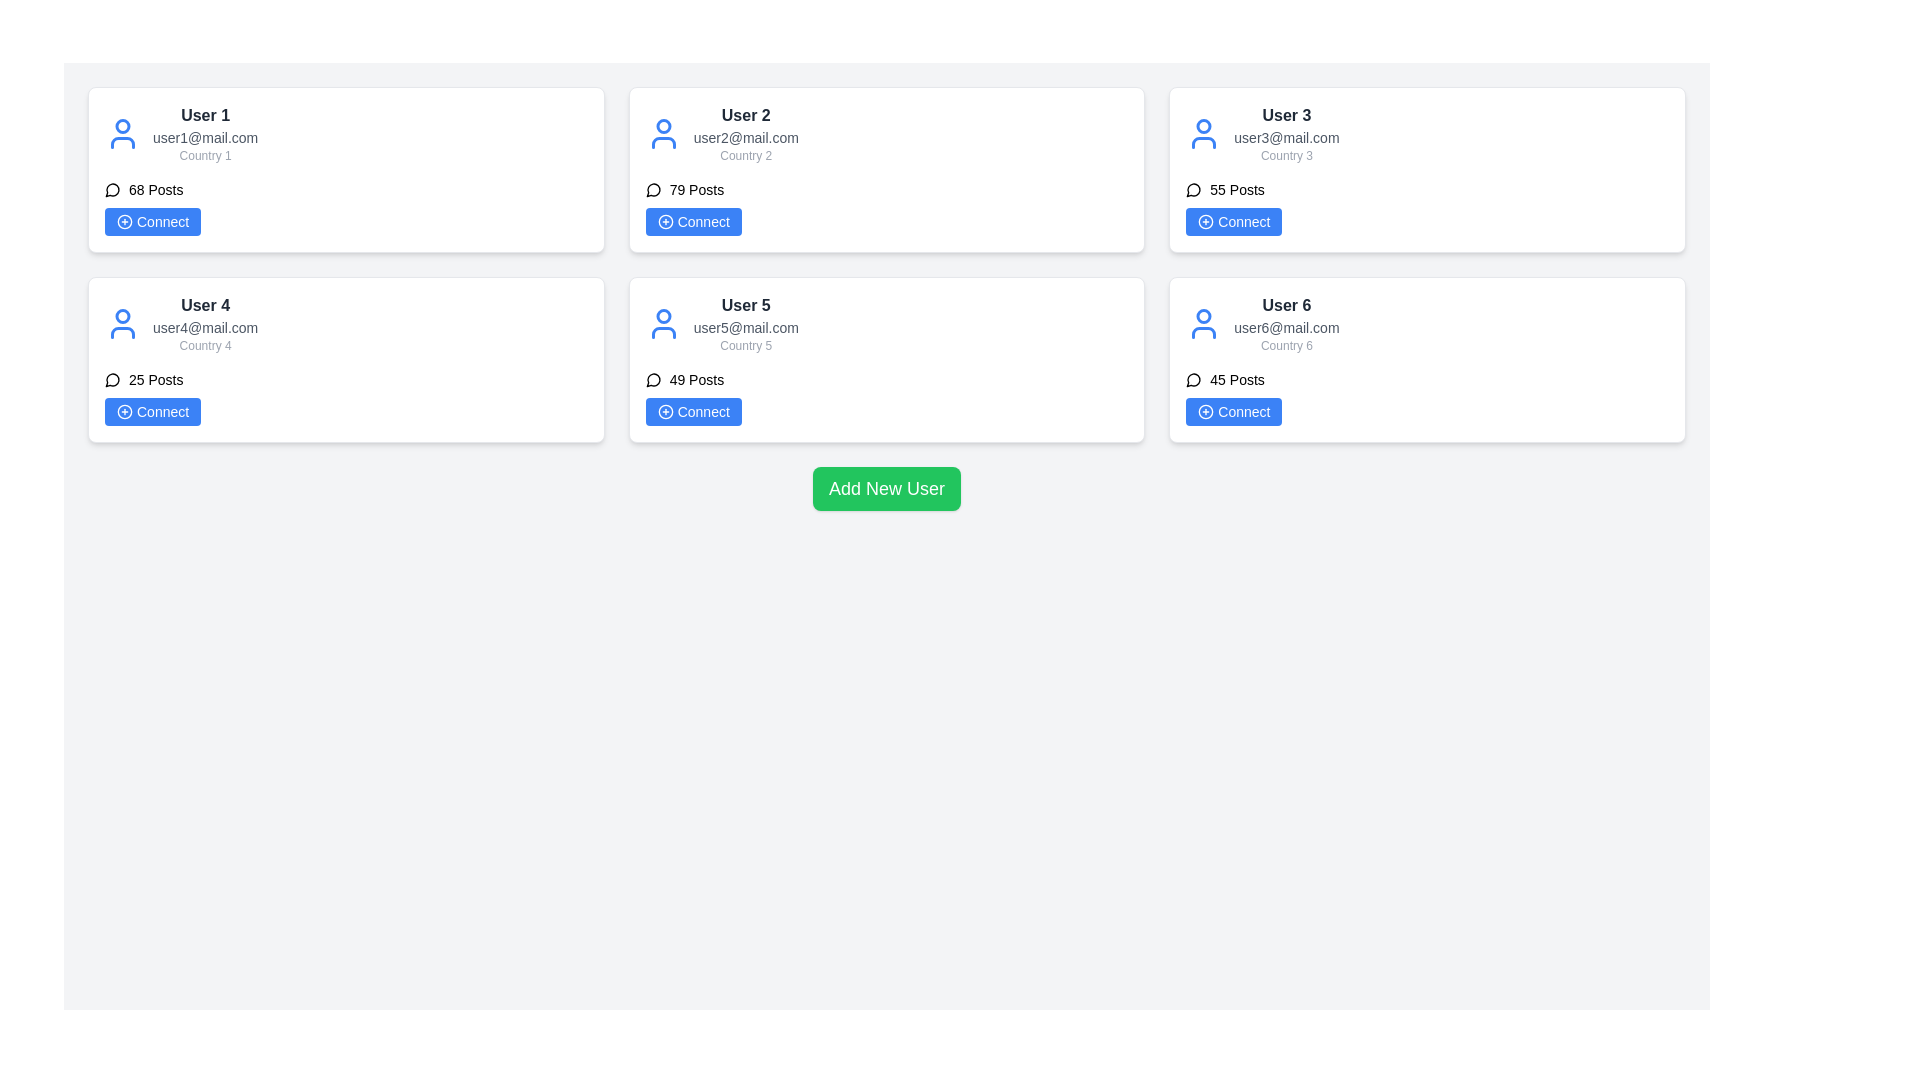 This screenshot has height=1080, width=1920. What do you see at coordinates (886, 489) in the screenshot?
I see `the button that triggers the action of adding a new user to the system, located centrally below the user cards grid layout` at bounding box center [886, 489].